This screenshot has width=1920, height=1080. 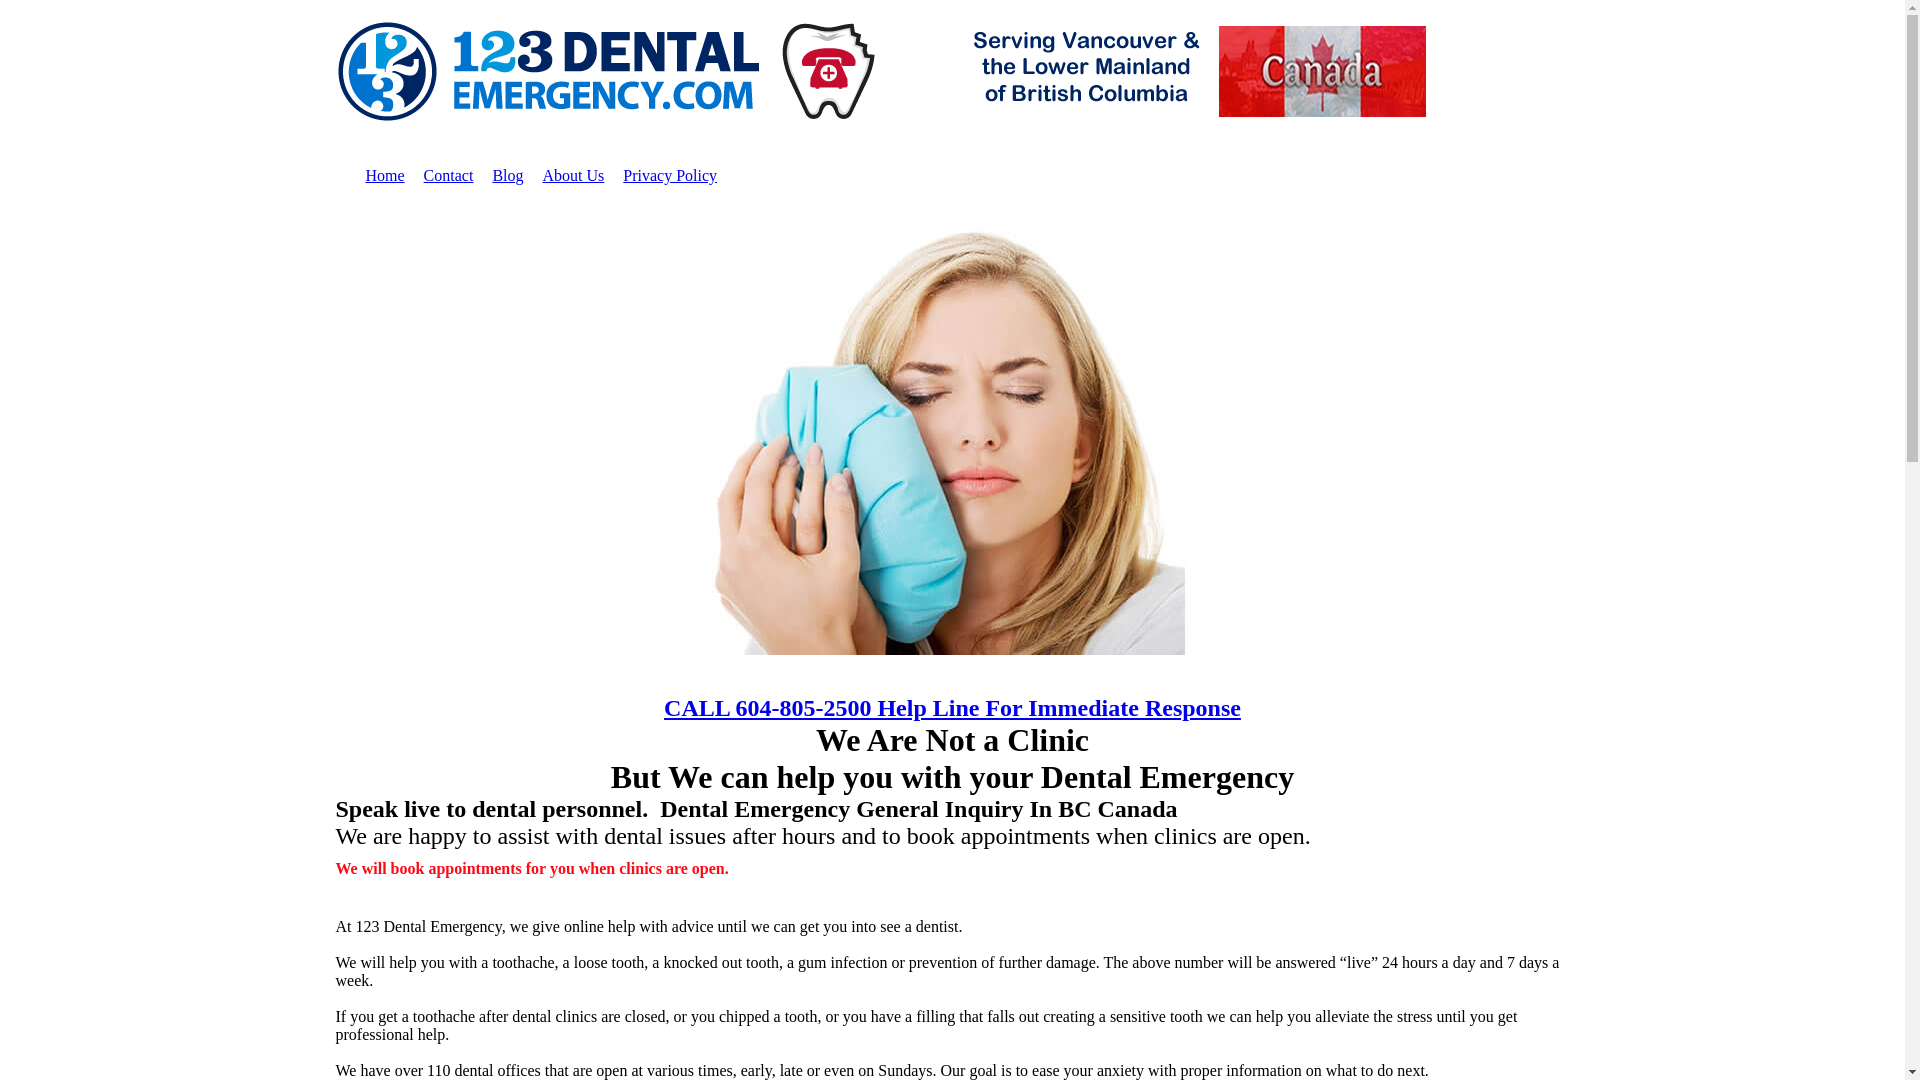 I want to click on 'About Us', so click(x=571, y=174).